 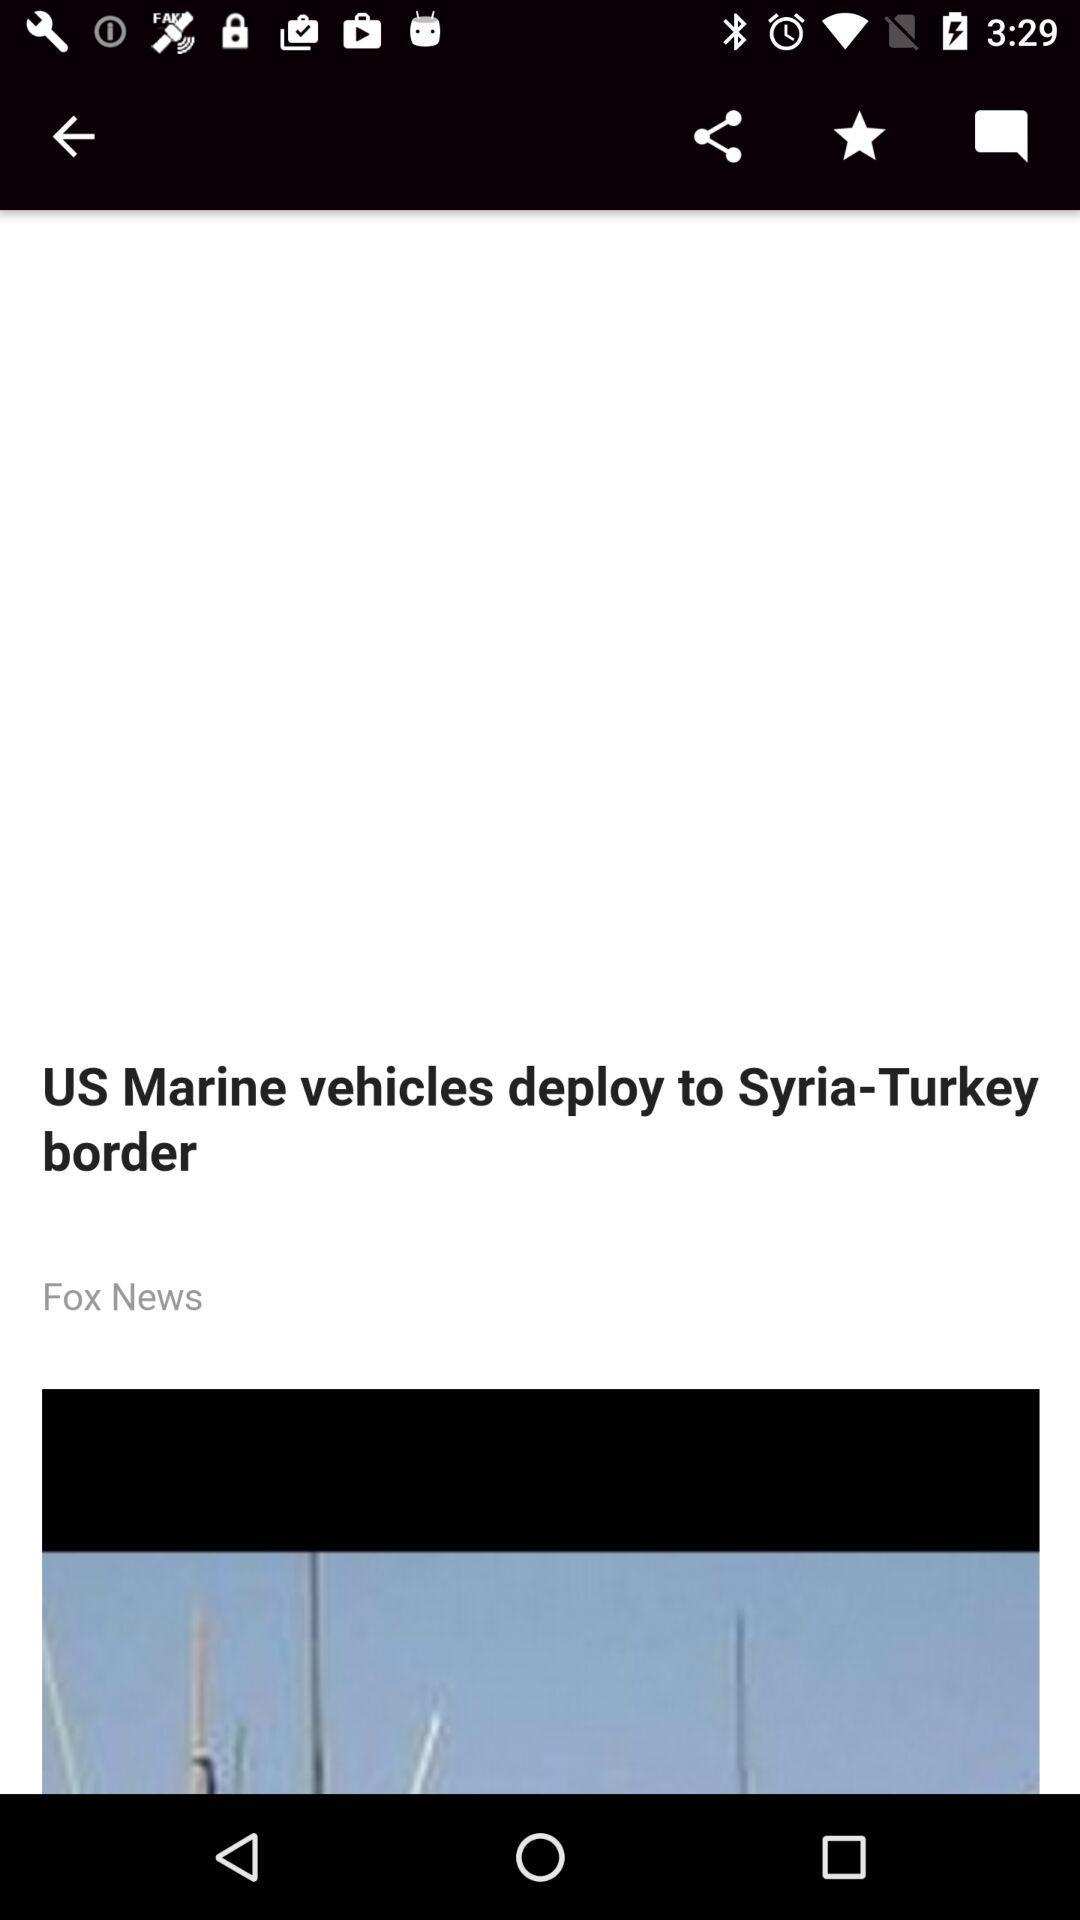 I want to click on share button, so click(x=716, y=135).